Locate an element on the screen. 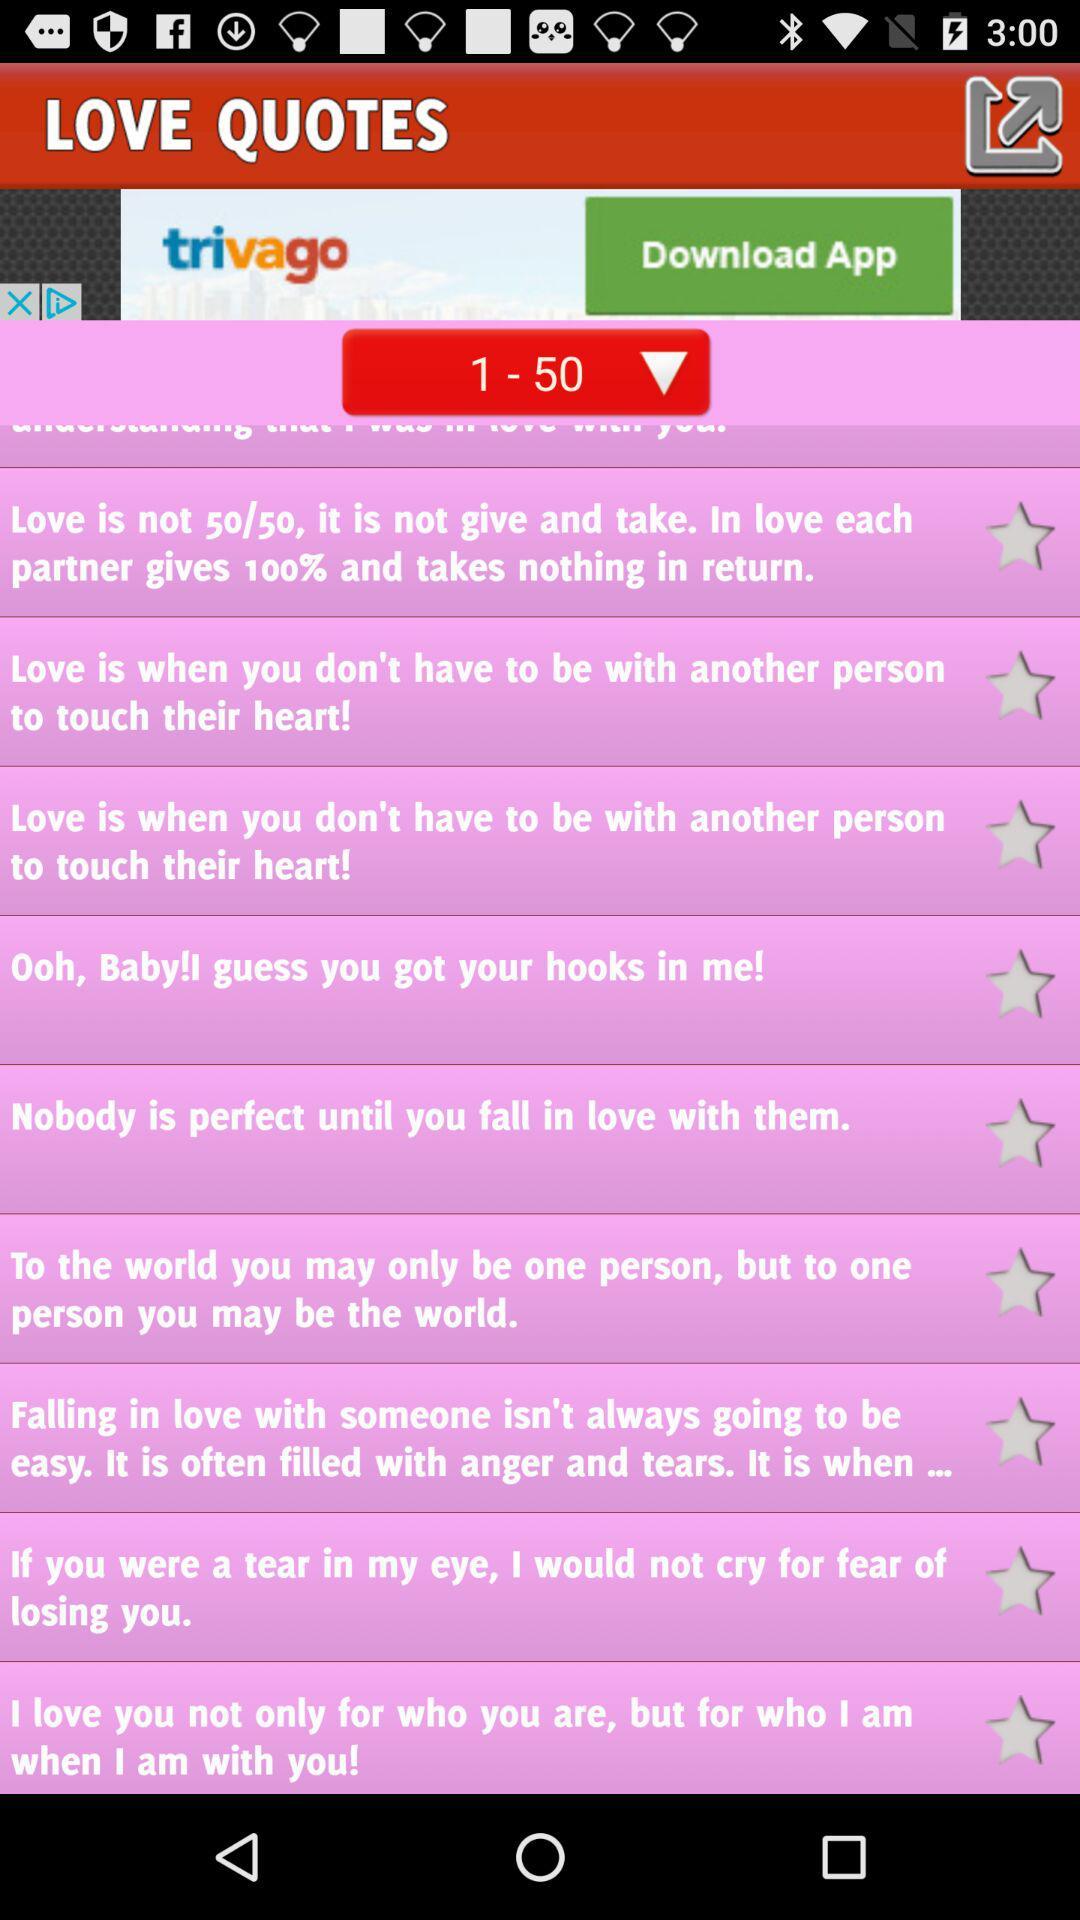  share the article is located at coordinates (1032, 983).